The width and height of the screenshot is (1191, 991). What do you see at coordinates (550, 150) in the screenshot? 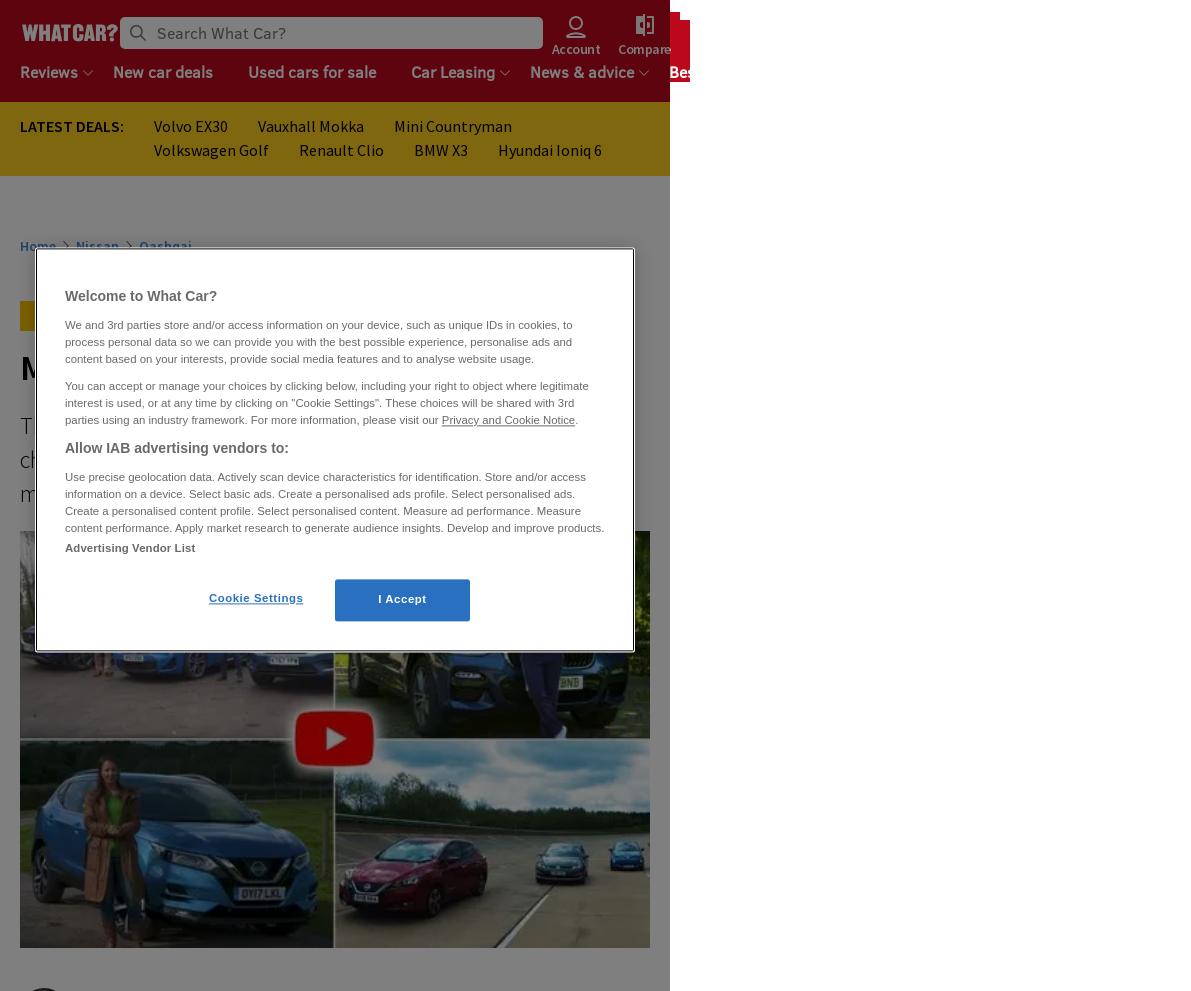
I see `'Hyundai Ioniq 6'` at bounding box center [550, 150].